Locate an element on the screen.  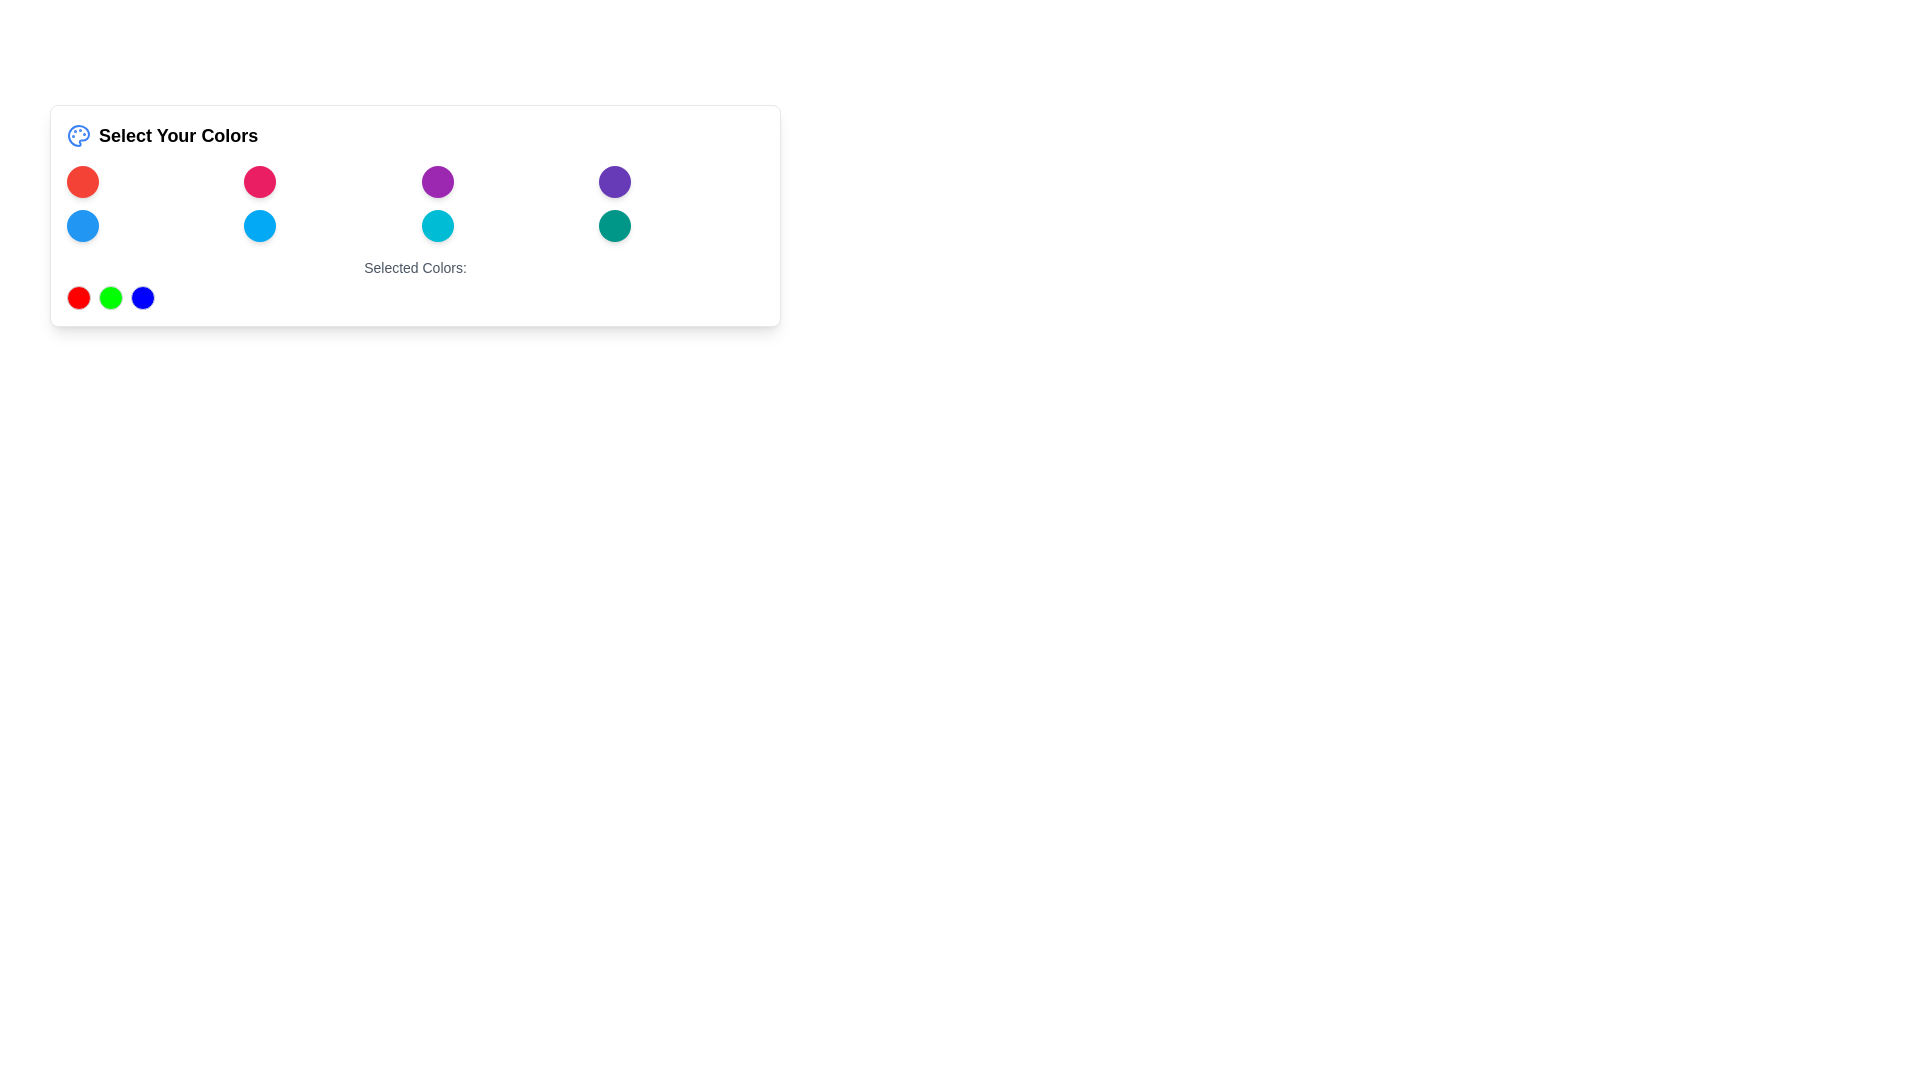
the color selection button located in the first row and fourth column of a 4x2 grid layout is located at coordinates (613, 181).